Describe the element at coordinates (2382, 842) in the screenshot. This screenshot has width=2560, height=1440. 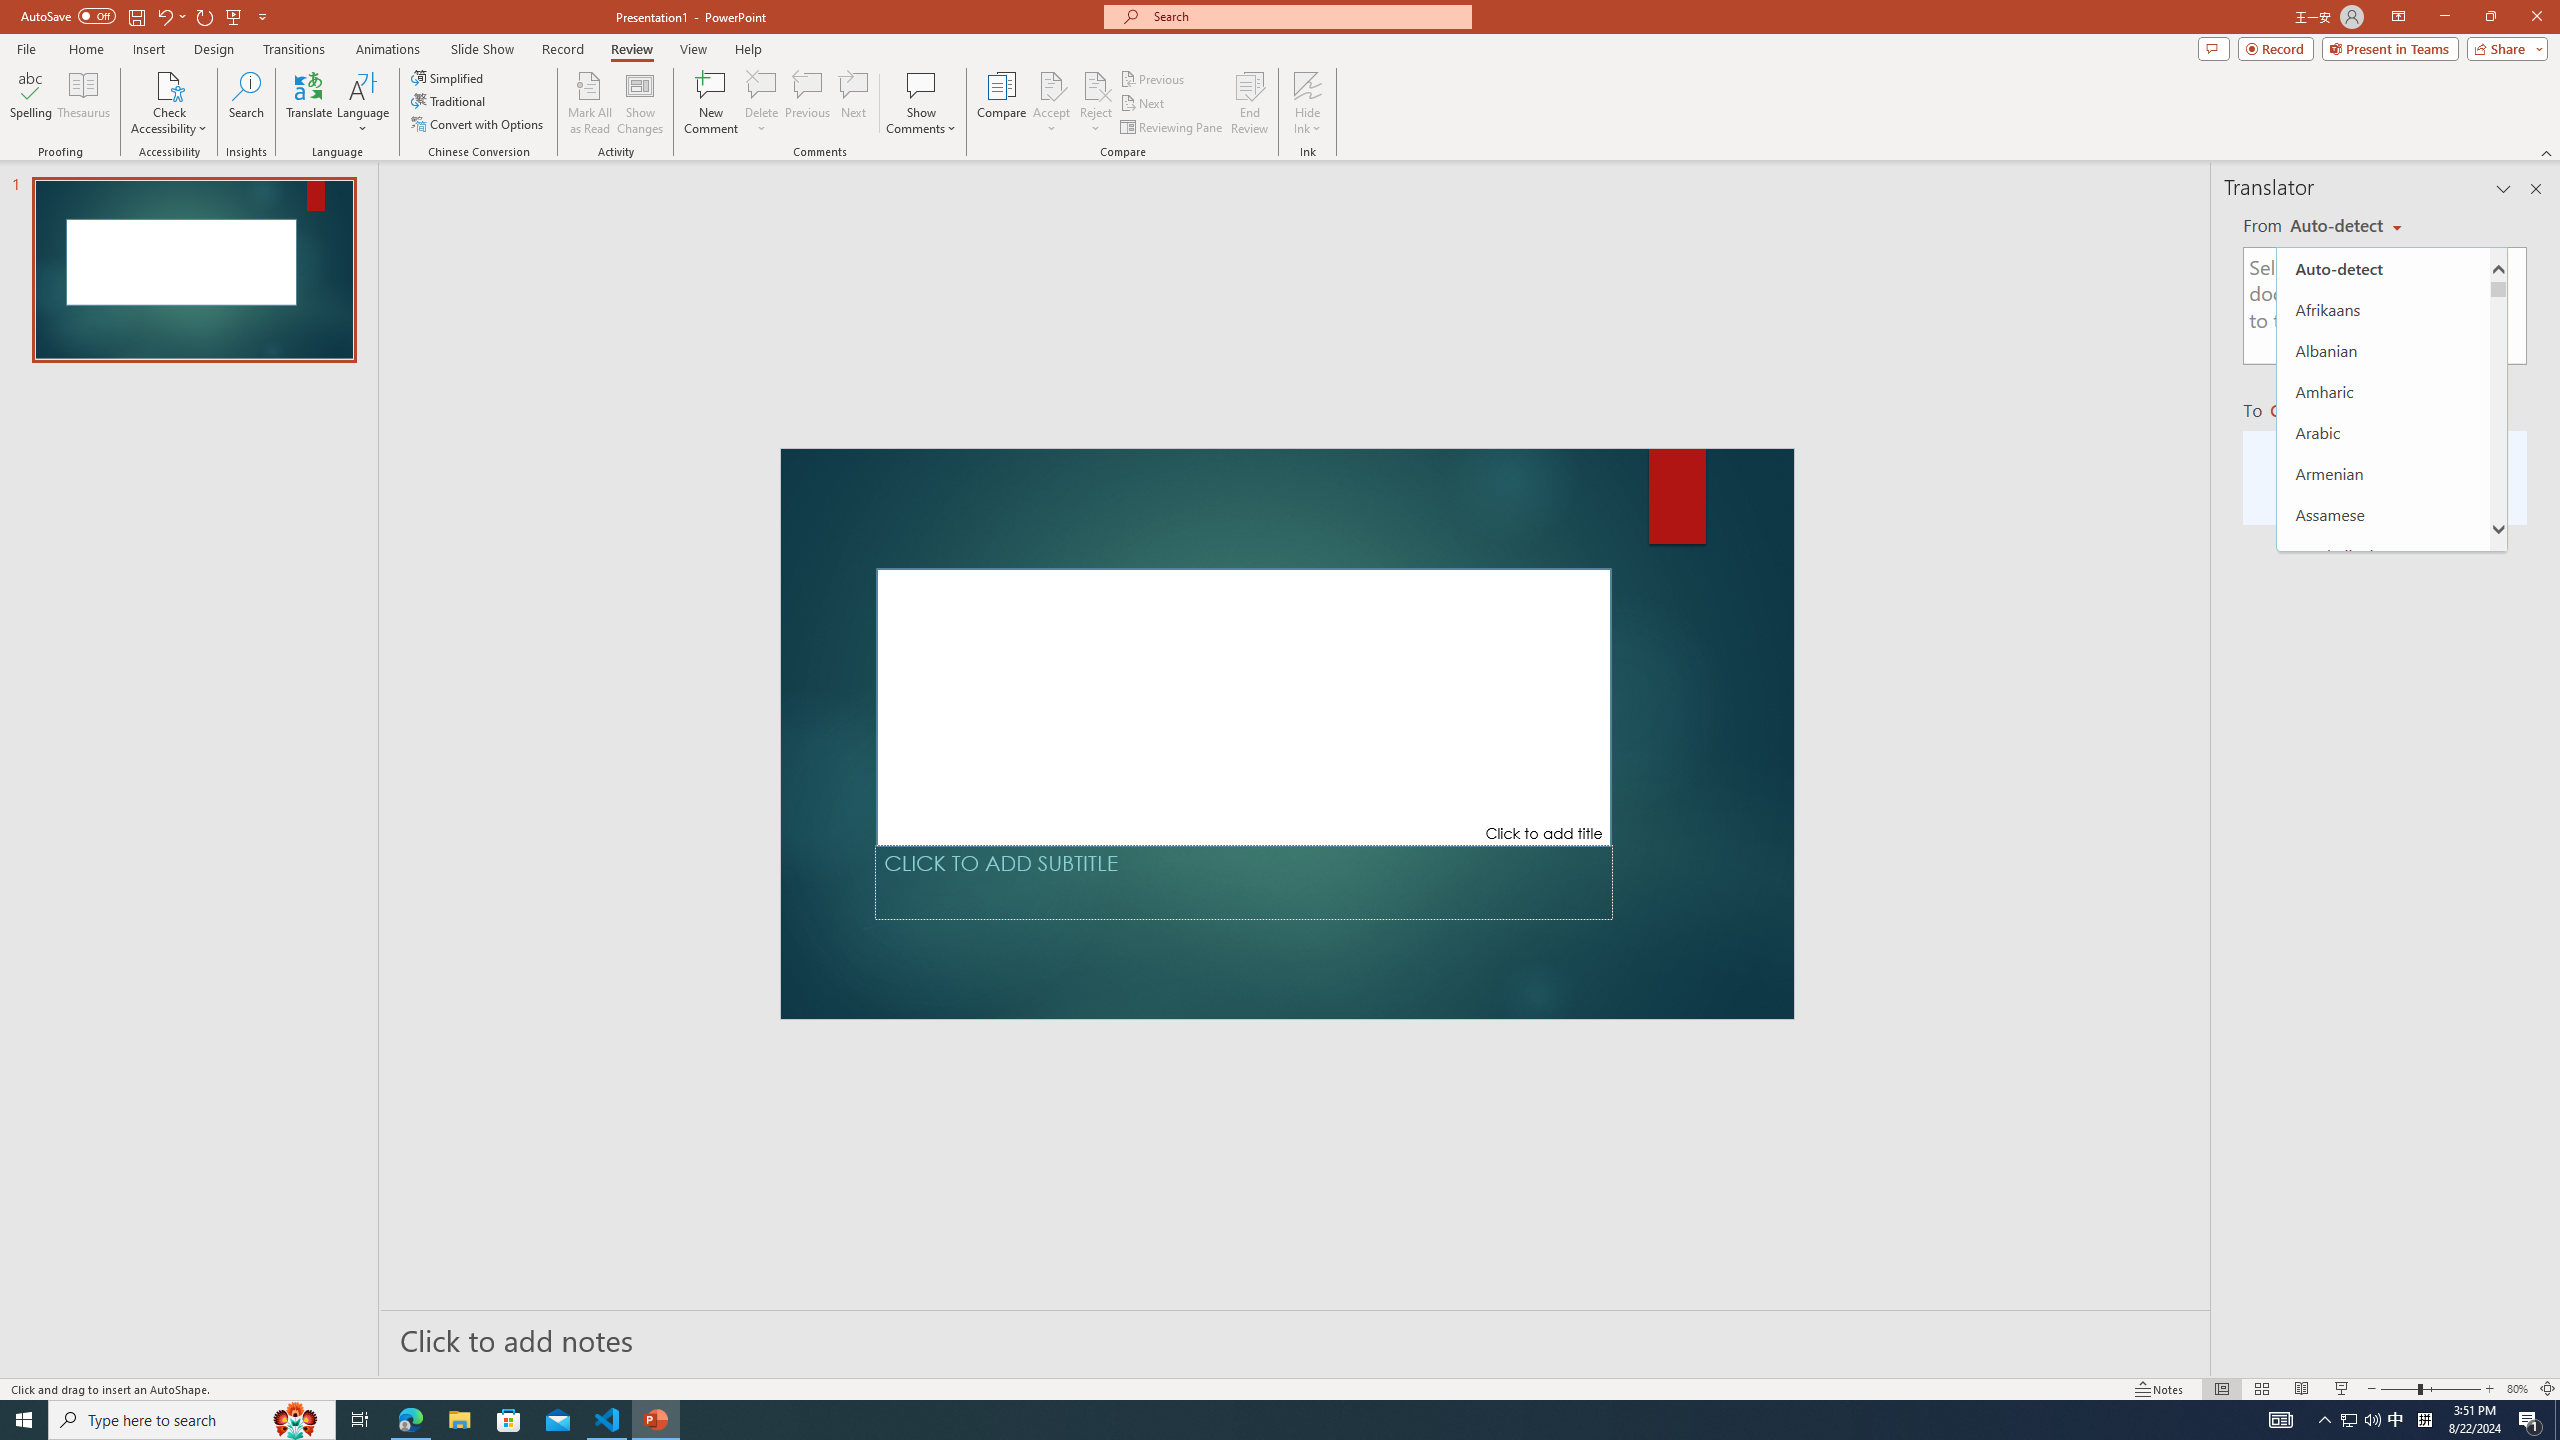
I see `'Bulgarian'` at that location.